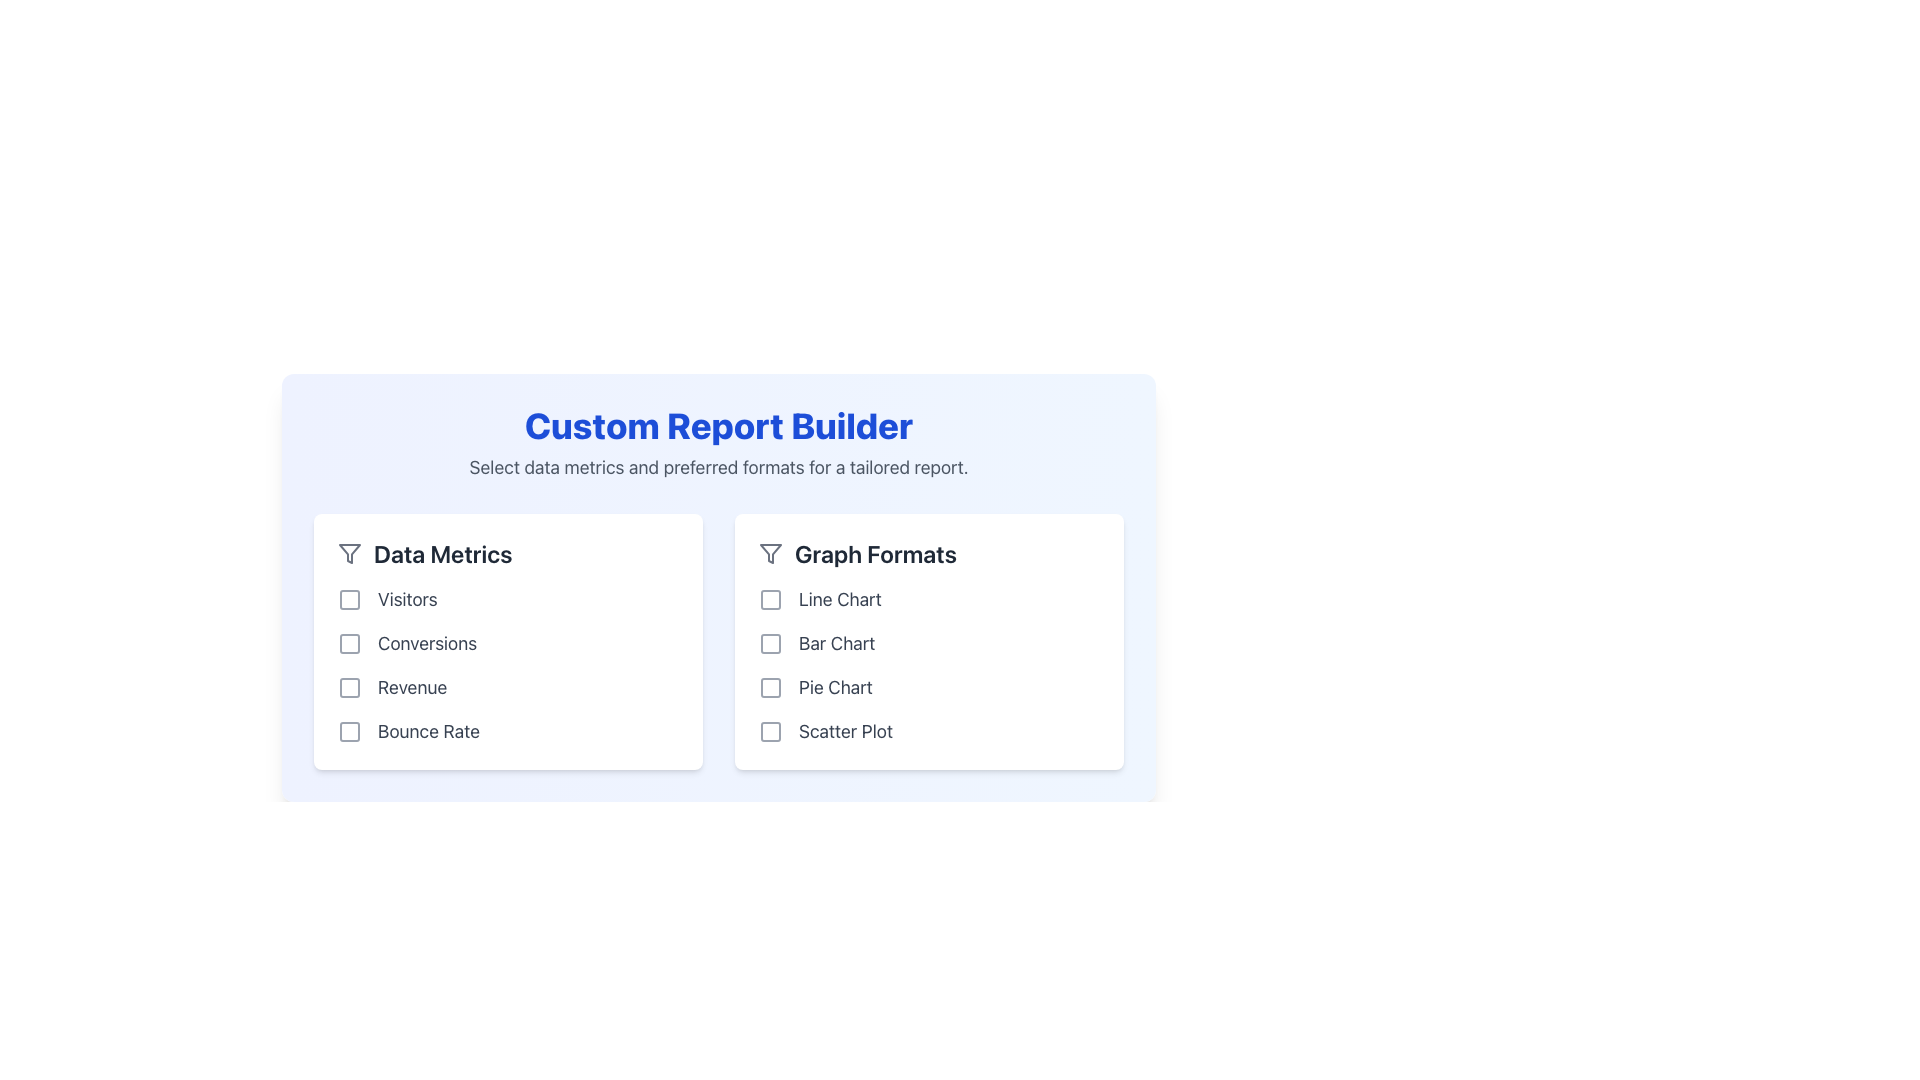  Describe the element at coordinates (350, 644) in the screenshot. I see `the checkbox labeled 'Conversions', which is styled as an unfilled box with a thin border and is the second option in the vertical list under 'Data Metrics'` at that location.